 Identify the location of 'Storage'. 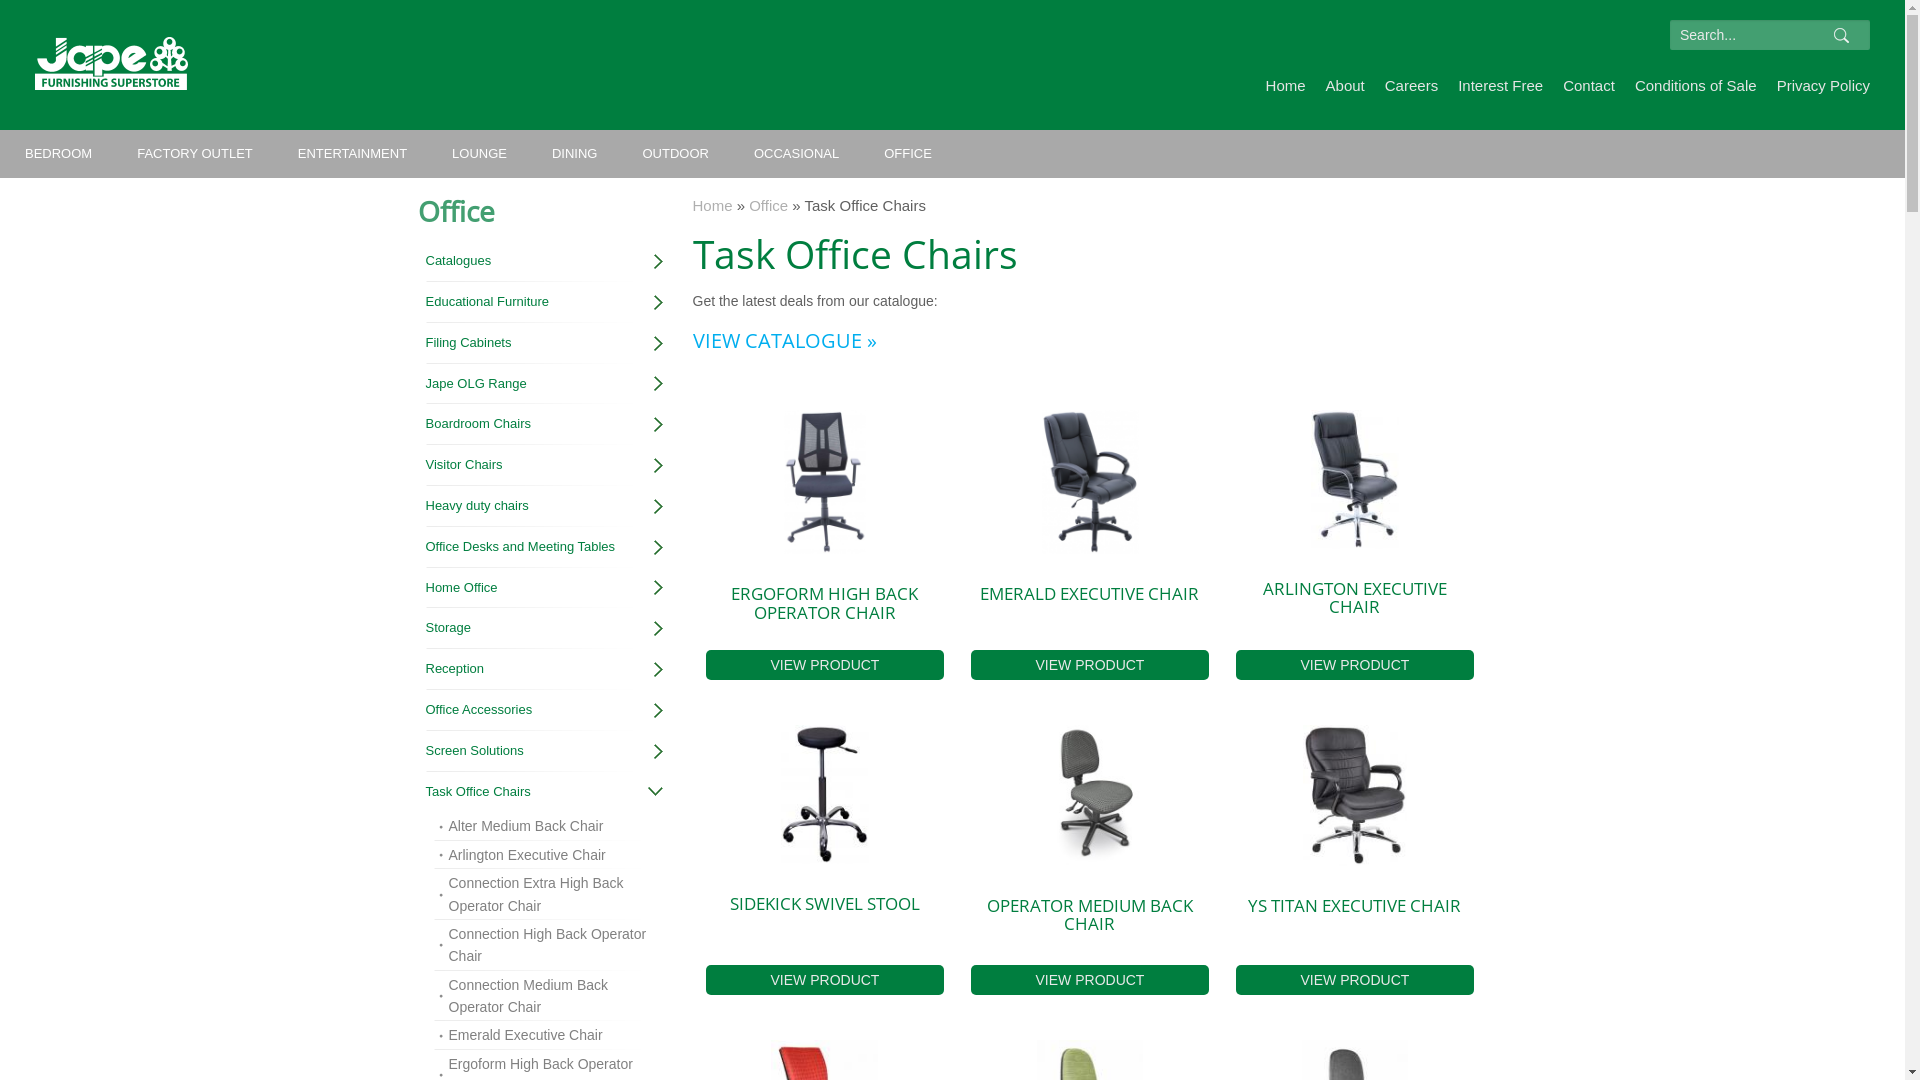
(425, 627).